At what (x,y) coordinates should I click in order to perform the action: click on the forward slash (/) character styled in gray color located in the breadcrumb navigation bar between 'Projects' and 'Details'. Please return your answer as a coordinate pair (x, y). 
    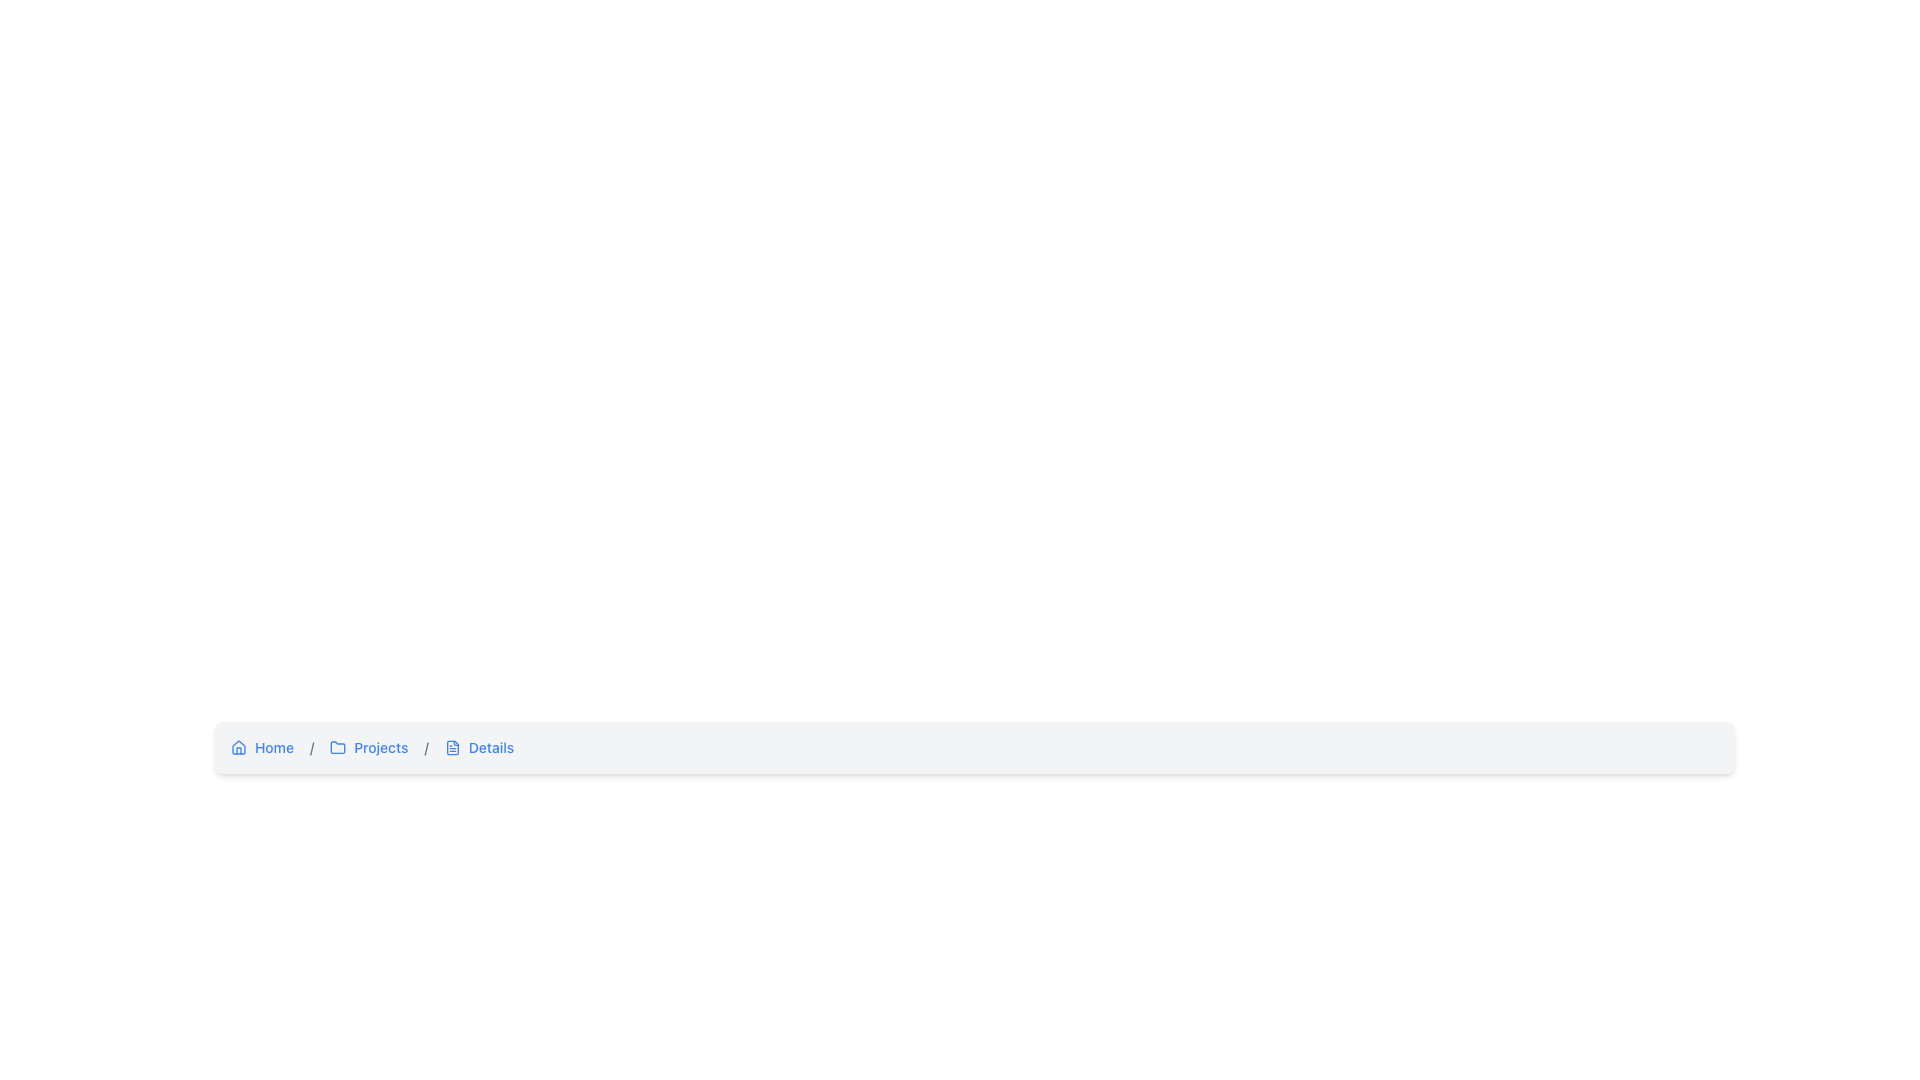
    Looking at the image, I should click on (311, 747).